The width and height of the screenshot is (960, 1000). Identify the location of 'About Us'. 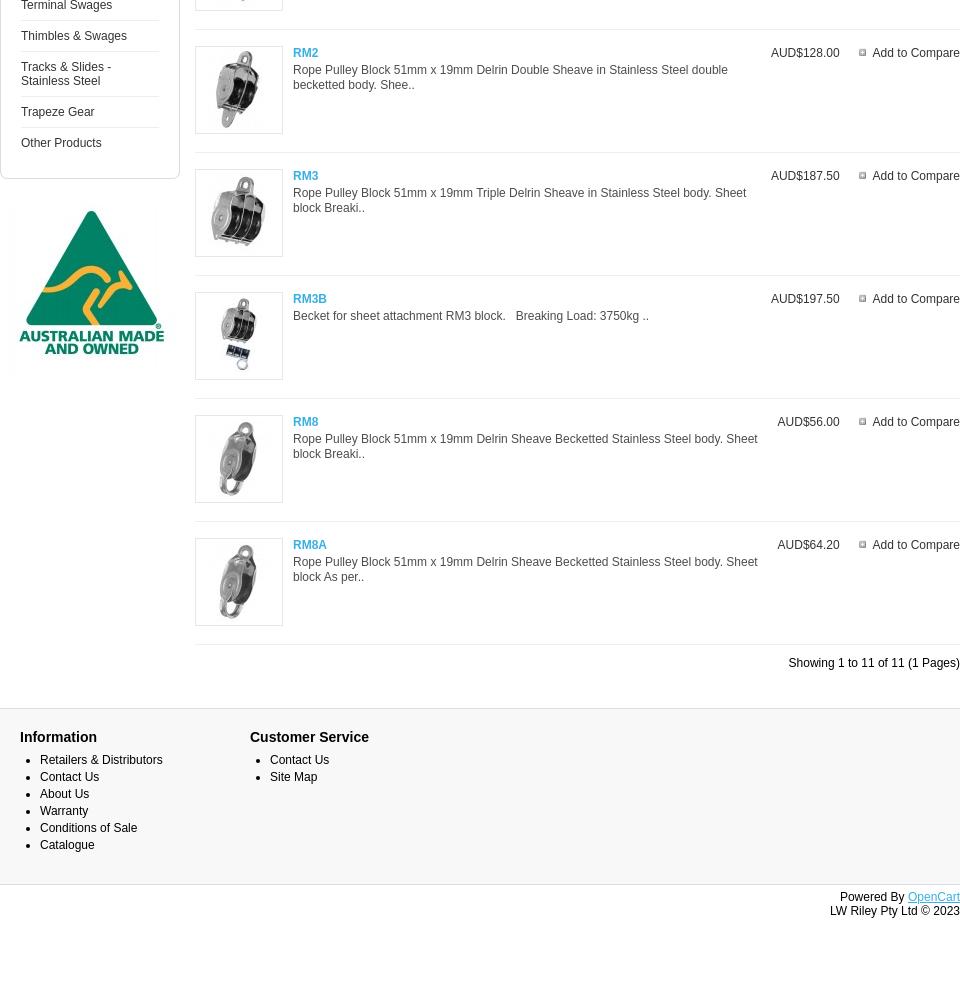
(39, 794).